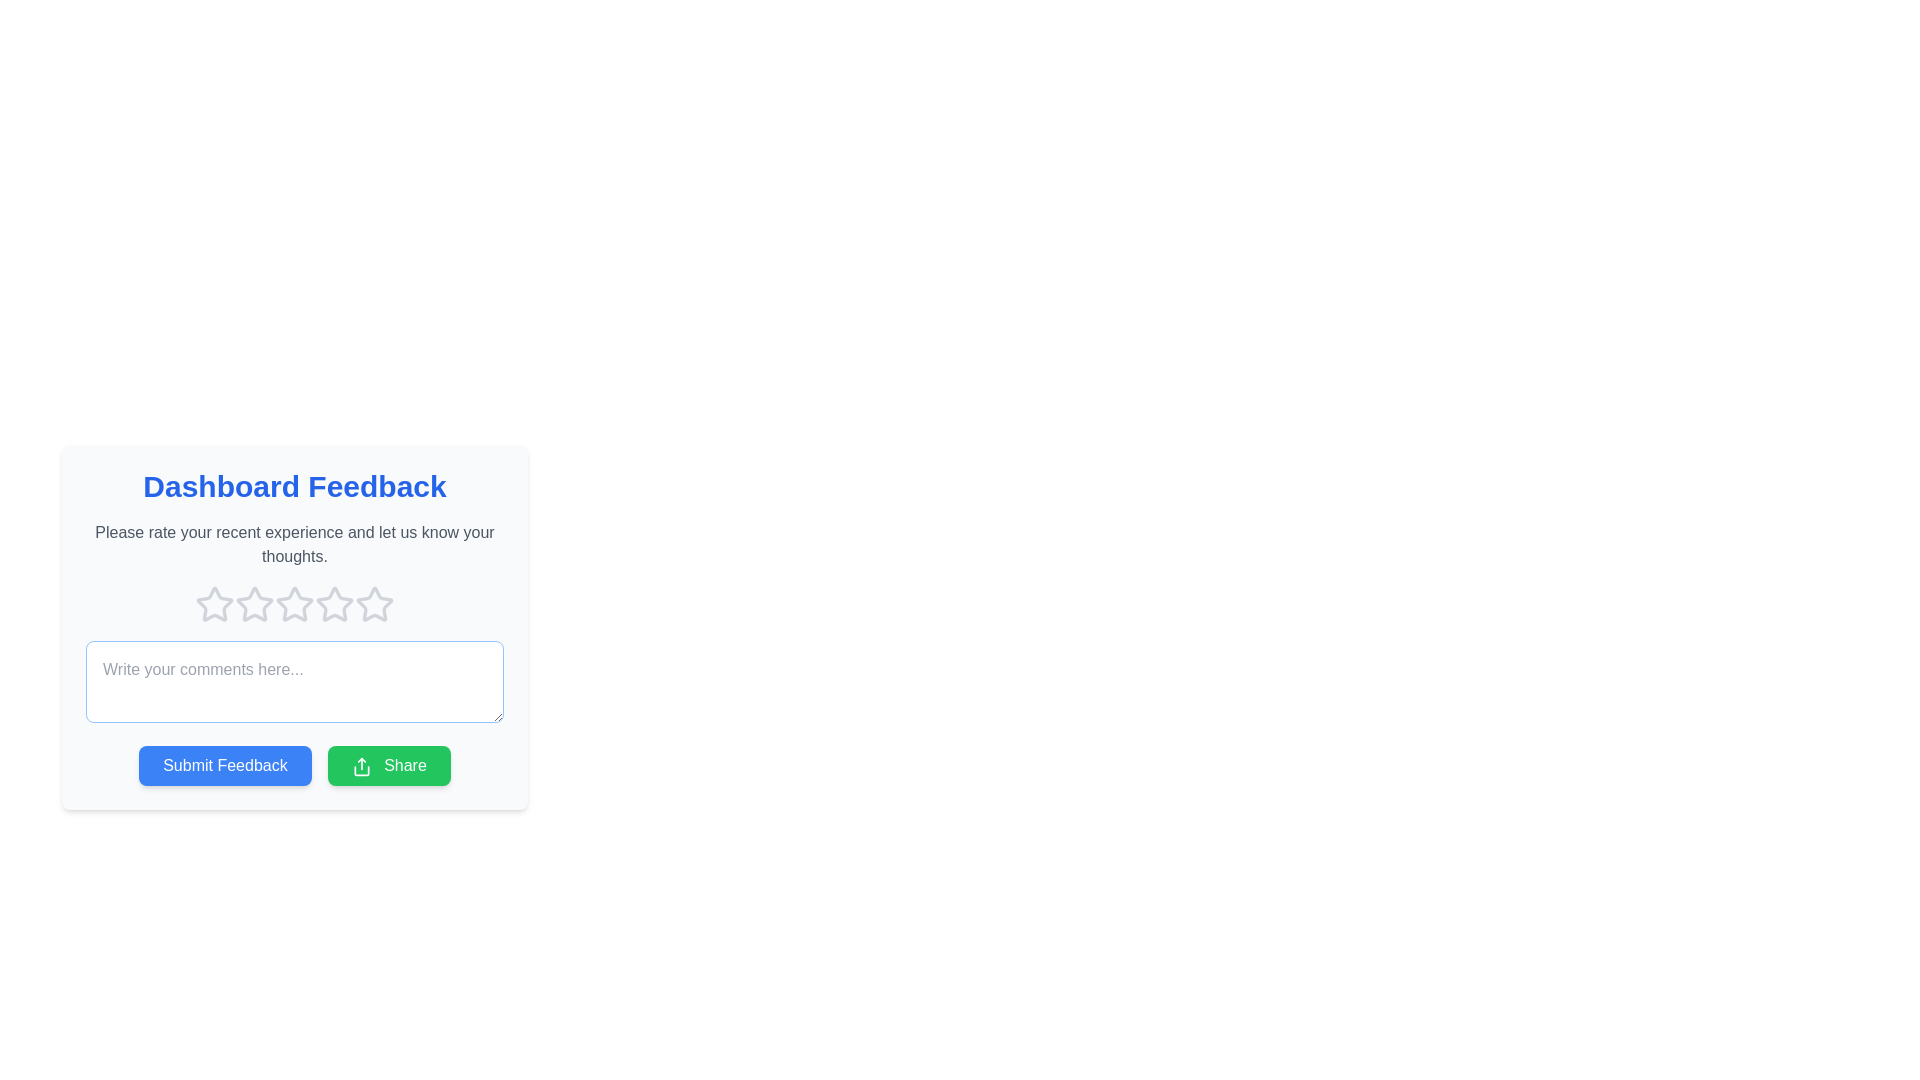  I want to click on the Text heading that indicates the function and purpose of the feedback section, located at the top of a light-gray, rounded box, so click(293, 486).